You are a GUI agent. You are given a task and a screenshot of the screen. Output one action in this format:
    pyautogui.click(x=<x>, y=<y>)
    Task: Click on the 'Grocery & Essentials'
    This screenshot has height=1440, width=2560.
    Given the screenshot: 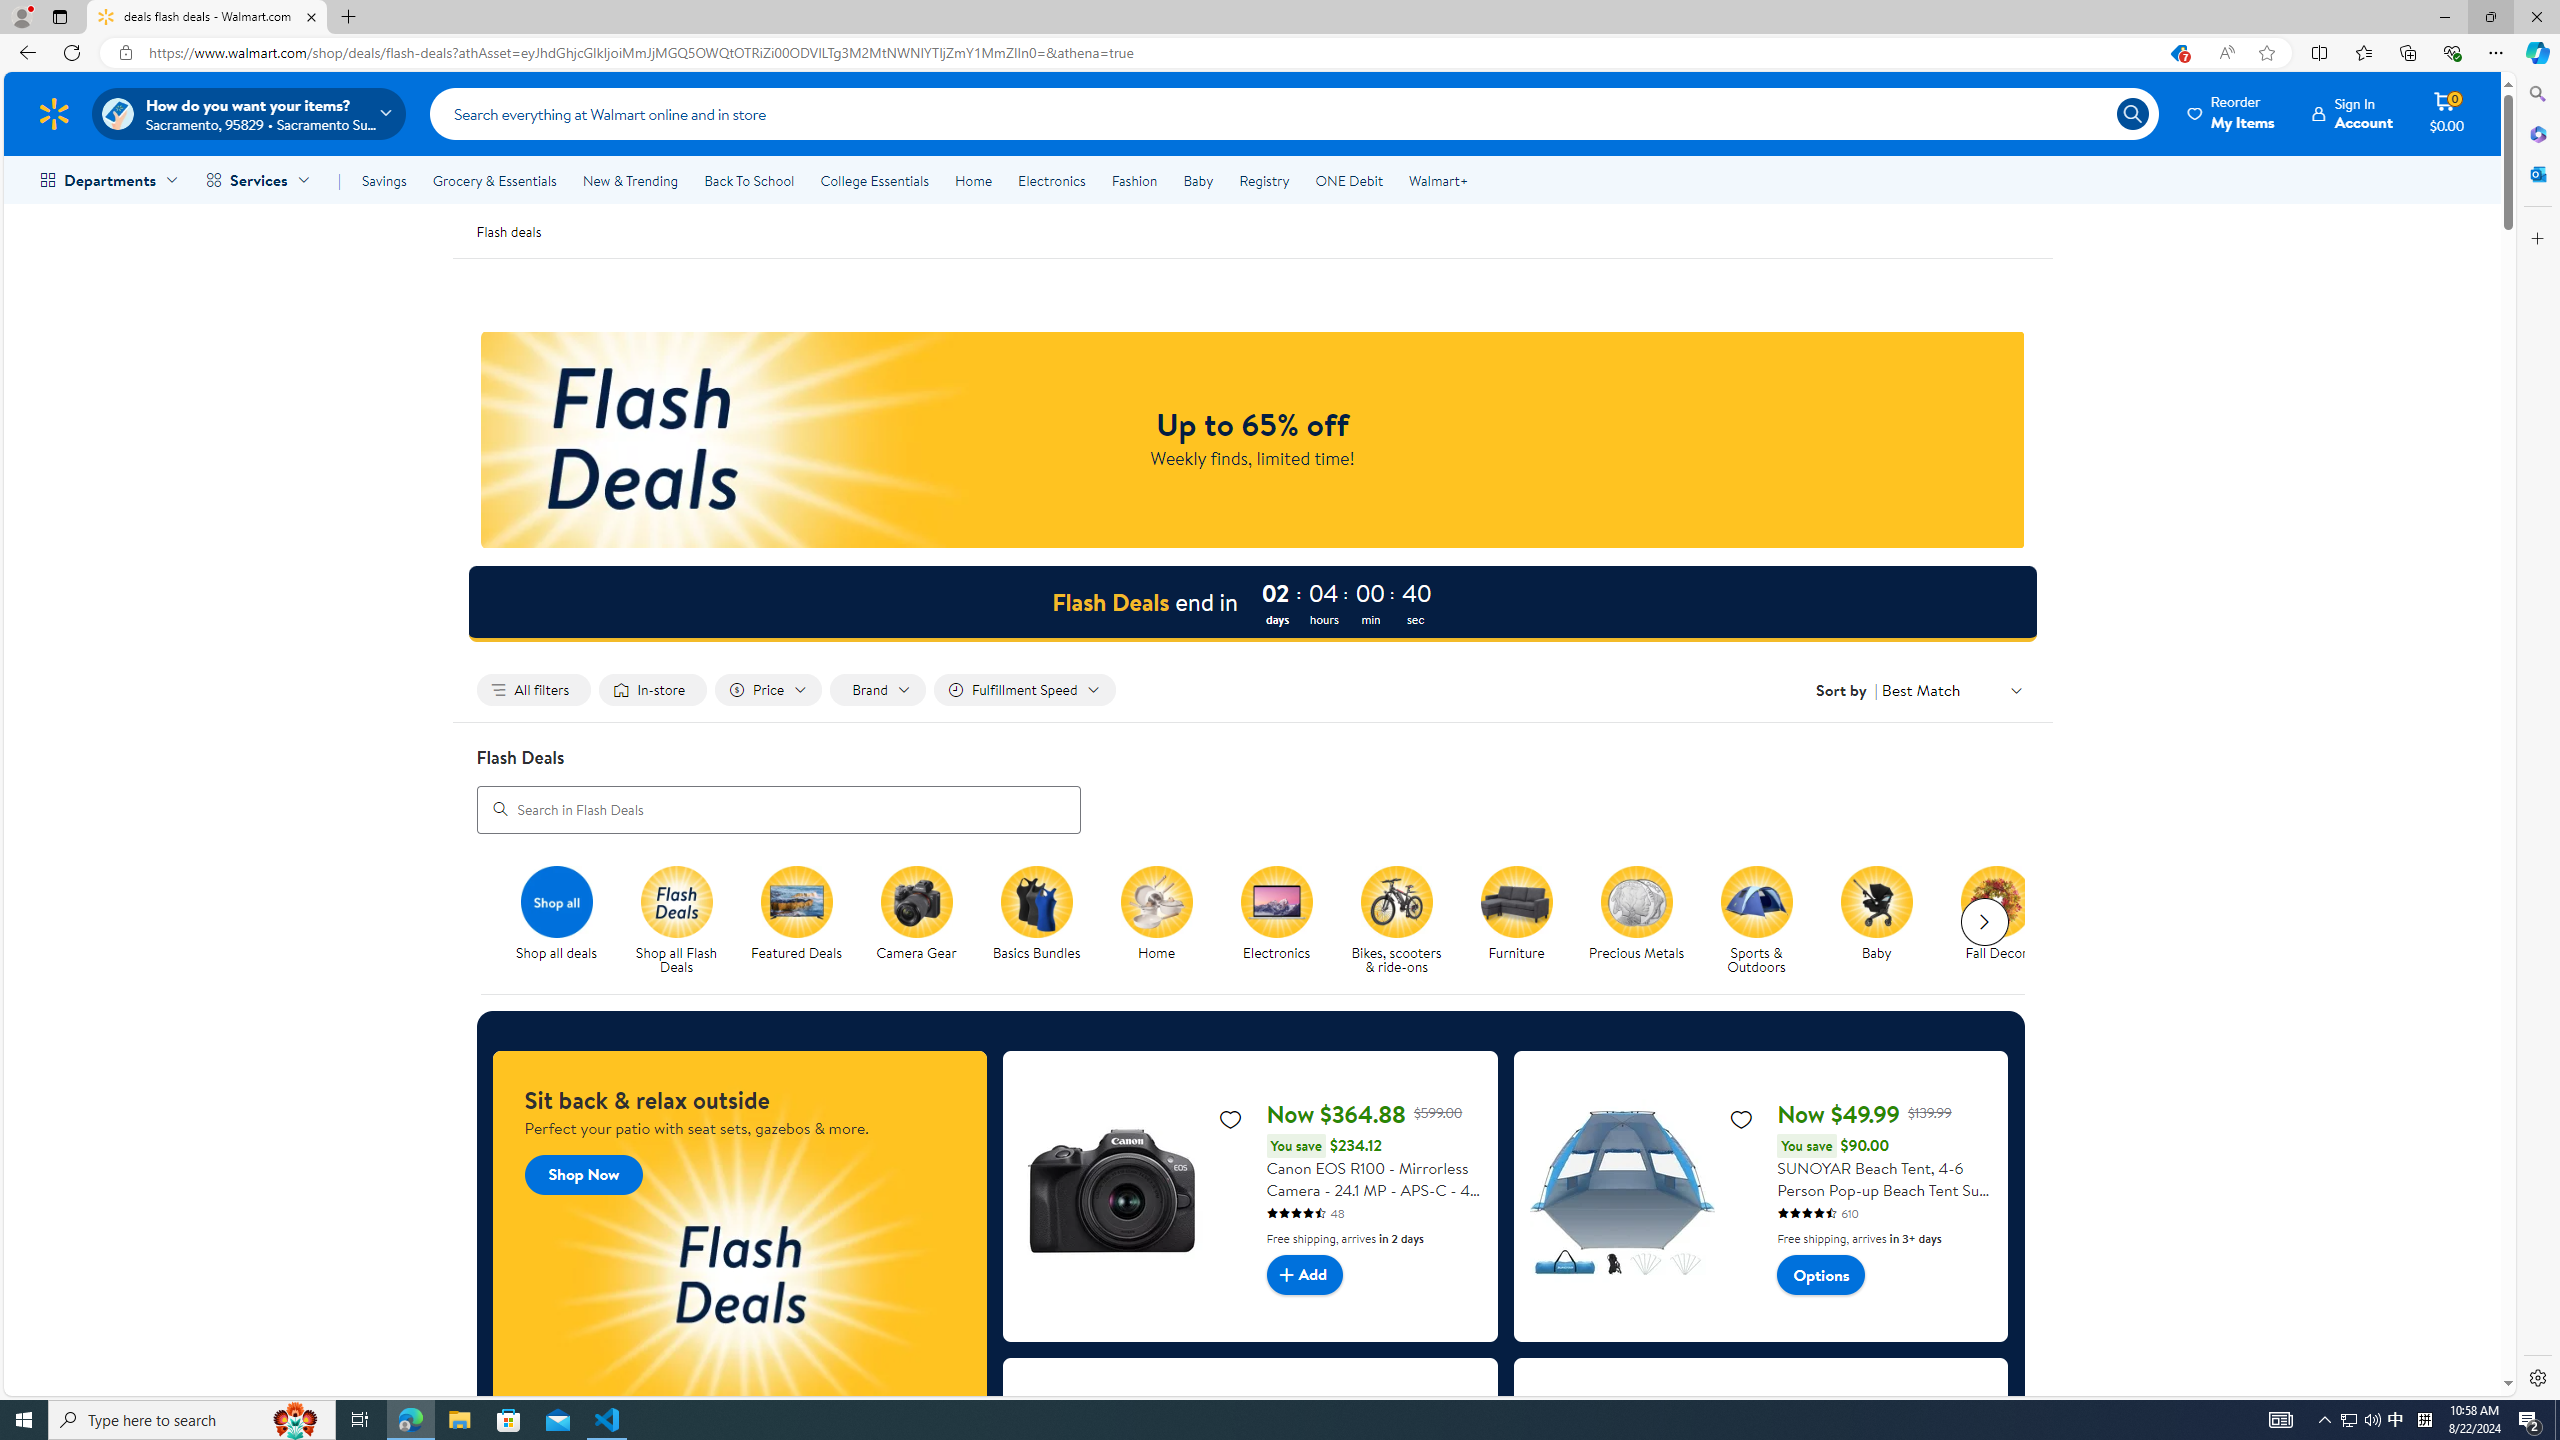 What is the action you would take?
    pyautogui.click(x=493, y=180)
    